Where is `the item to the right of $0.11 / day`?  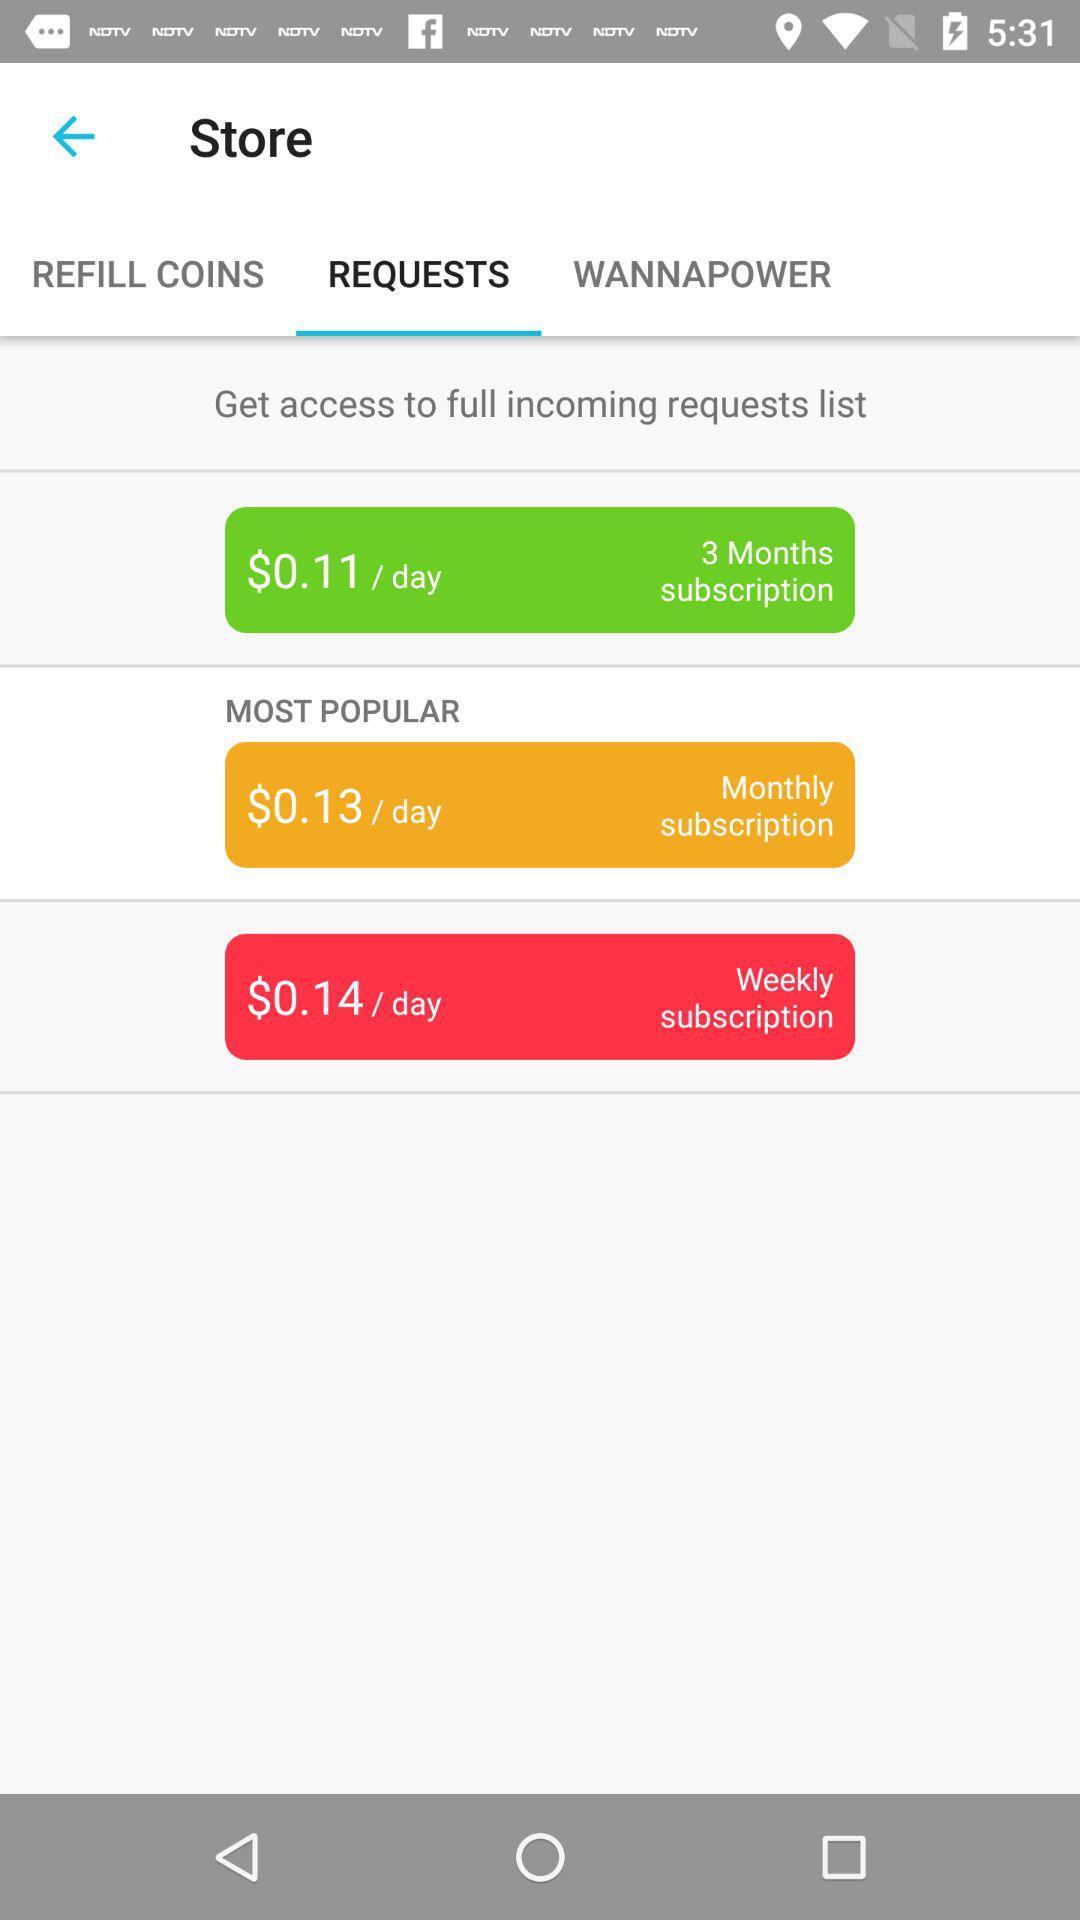 the item to the right of $0.11 / day is located at coordinates (715, 569).